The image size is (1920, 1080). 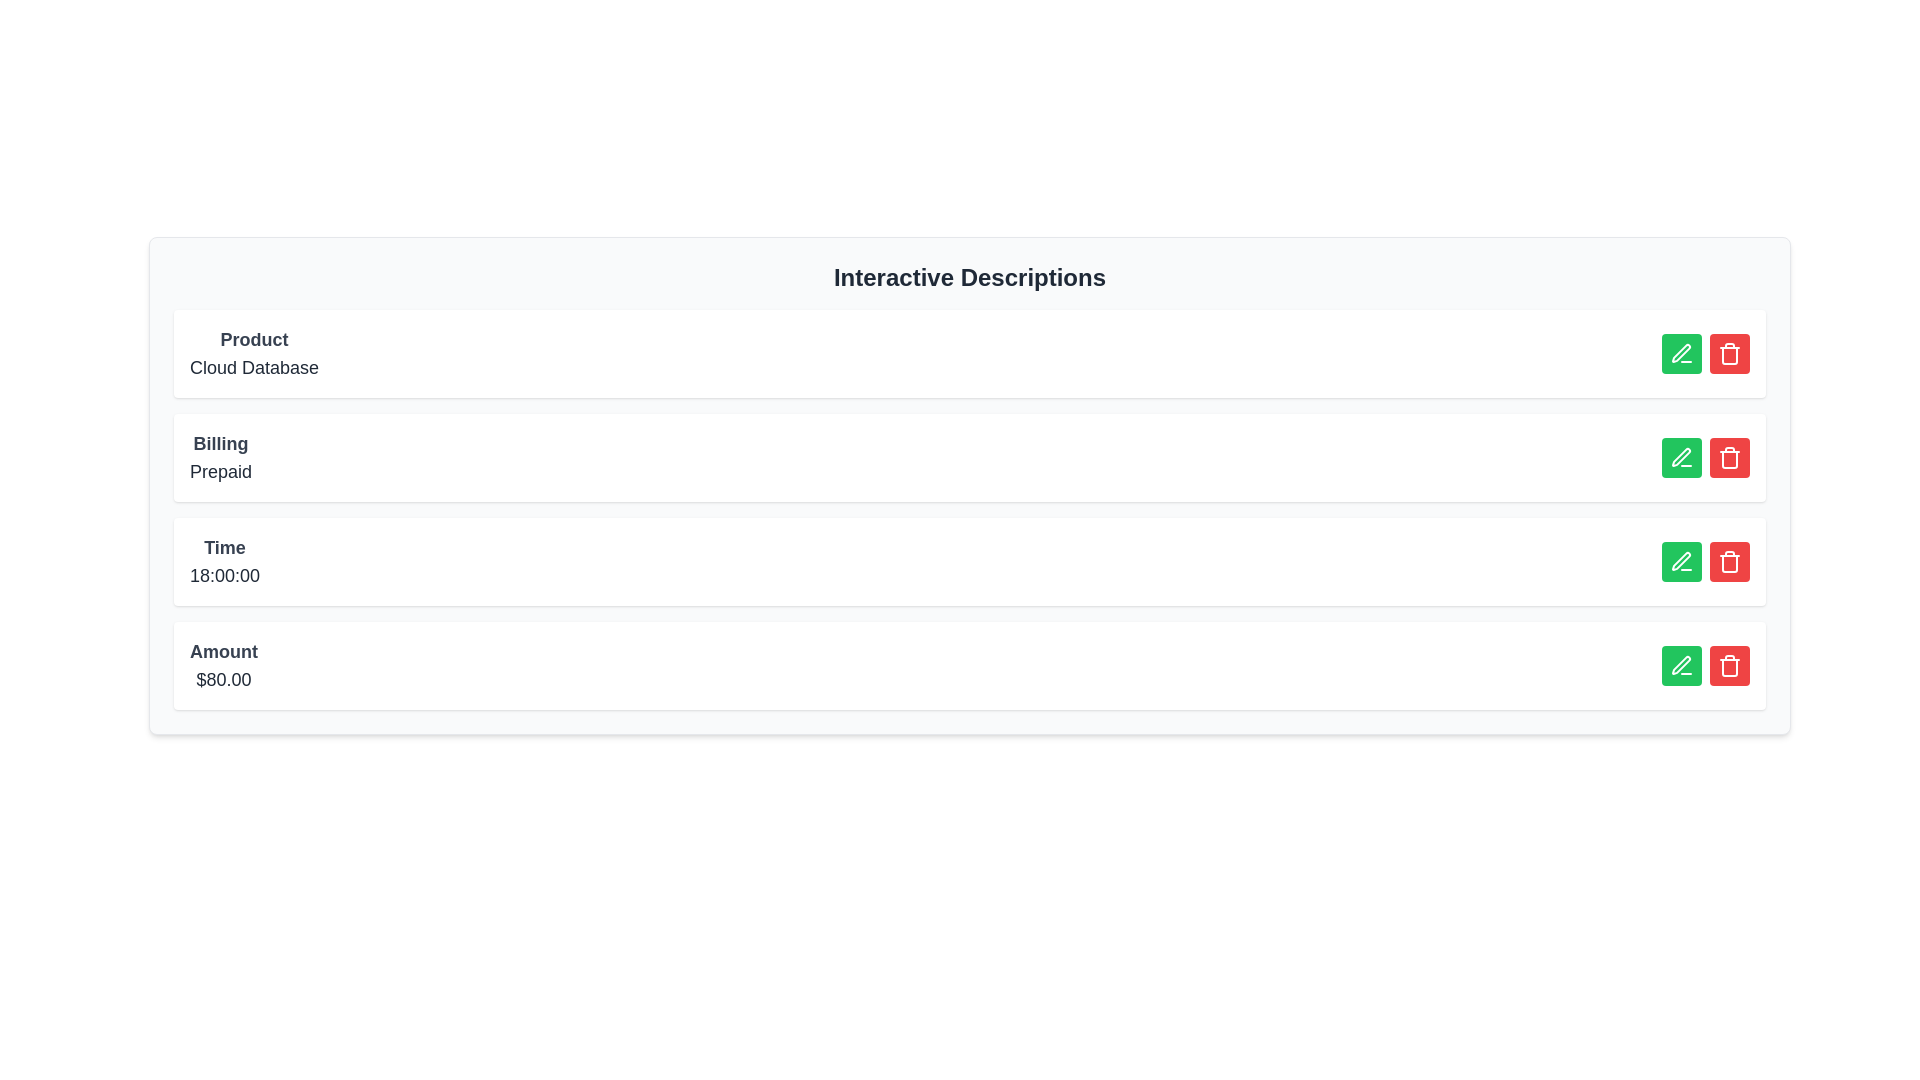 I want to click on the label that identifies the product type as 'Cloud Database', located directly under the 'Product' label in the upper left part of the interface, so click(x=253, y=367).